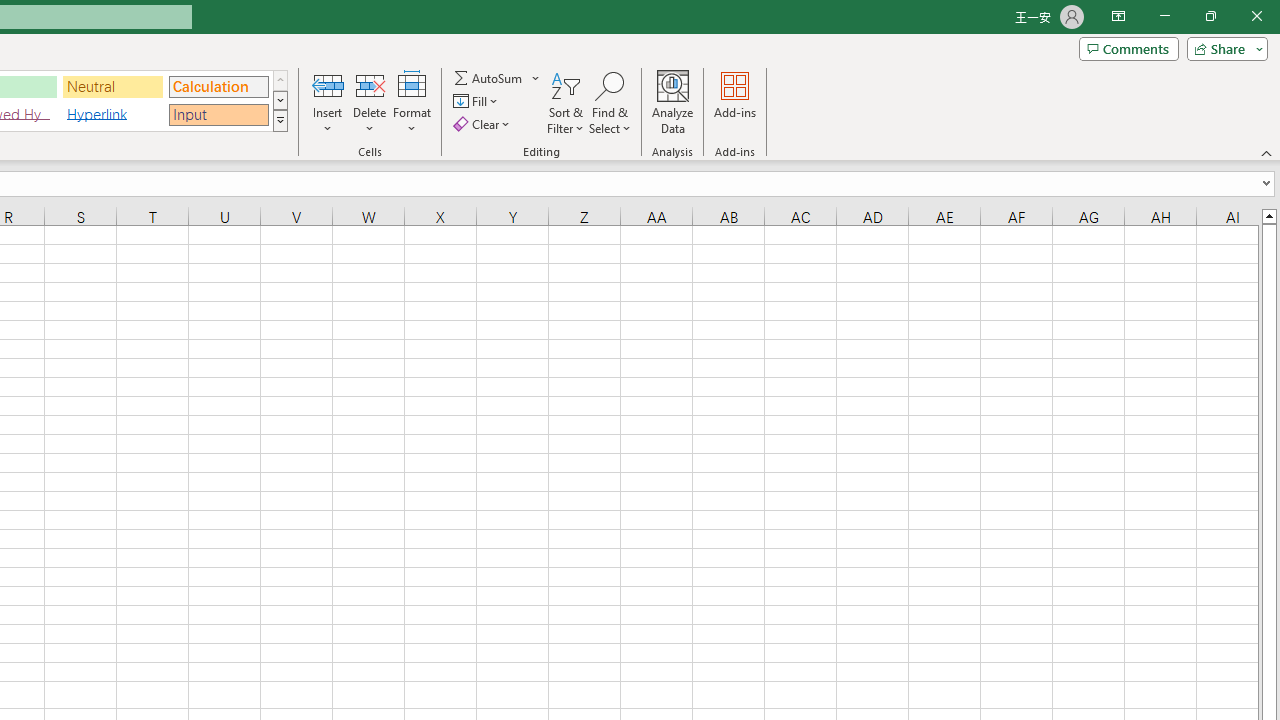 The image size is (1280, 720). What do you see at coordinates (489, 77) in the screenshot?
I see `'Sum'` at bounding box center [489, 77].